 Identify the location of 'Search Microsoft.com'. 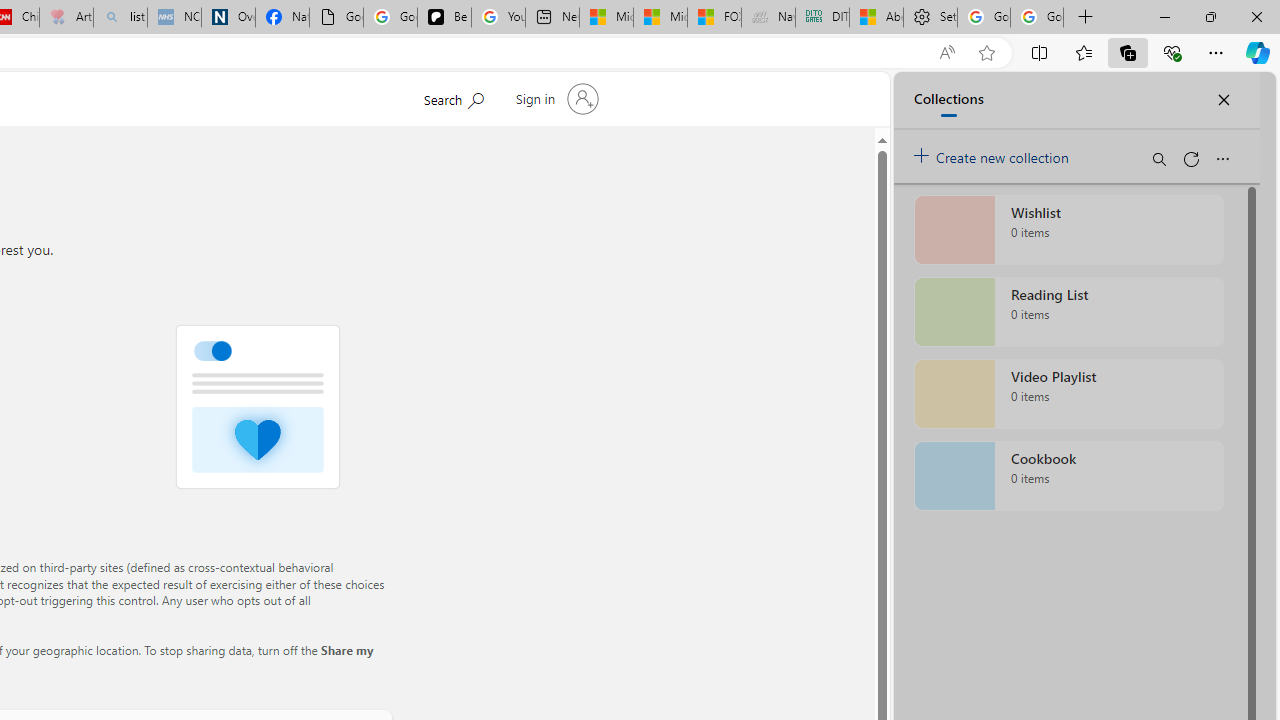
(452, 97).